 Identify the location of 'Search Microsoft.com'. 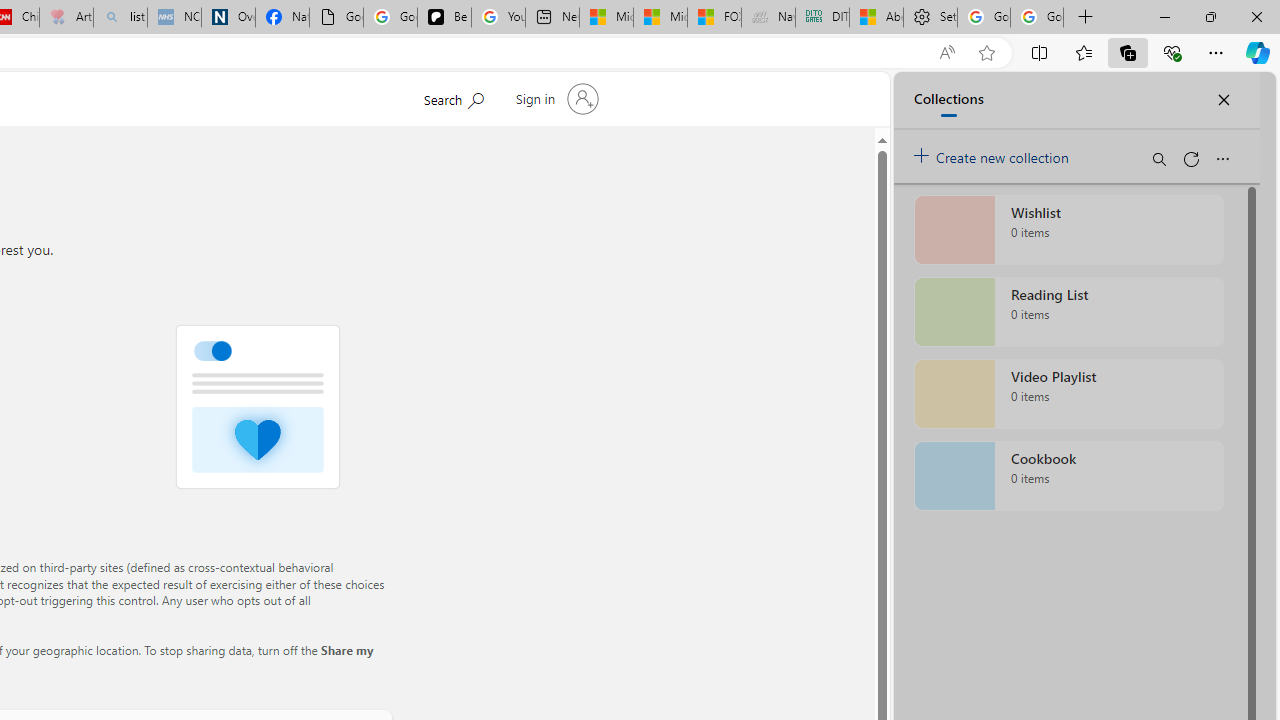
(452, 97).